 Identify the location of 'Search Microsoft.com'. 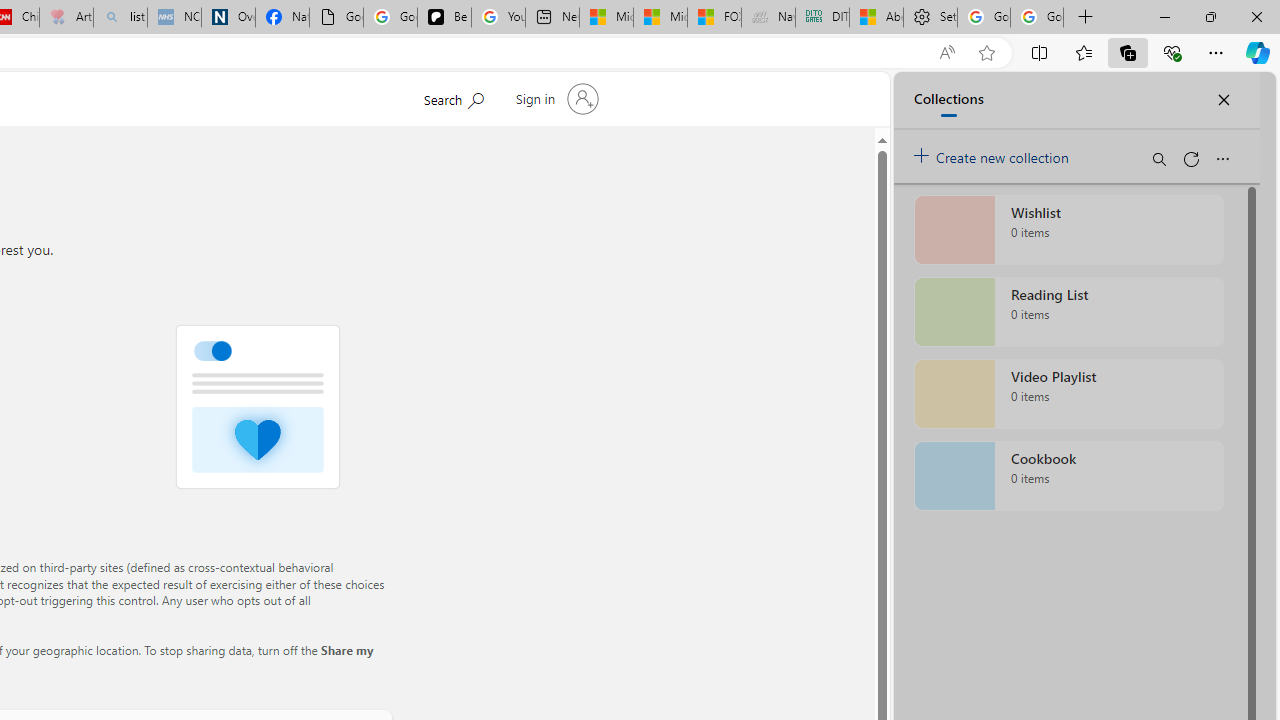
(452, 97).